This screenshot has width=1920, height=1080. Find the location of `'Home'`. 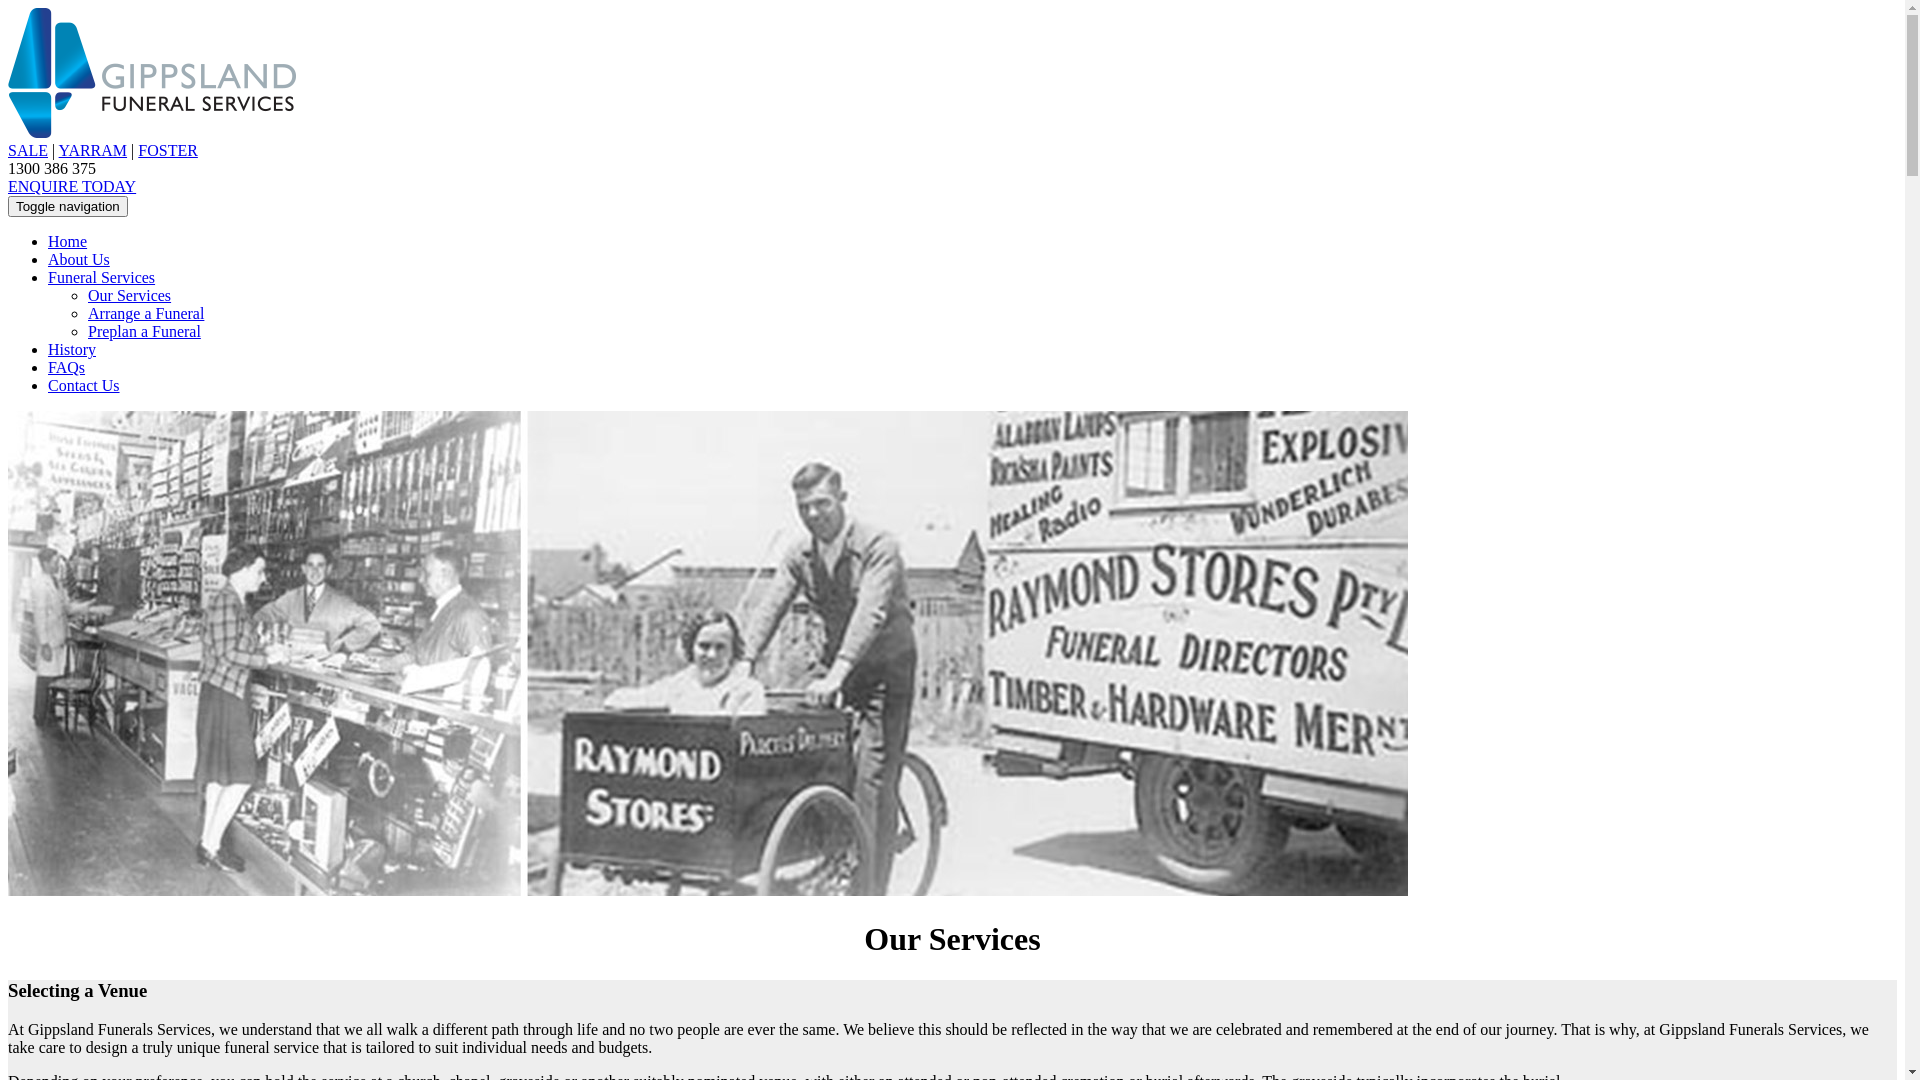

'Home' is located at coordinates (67, 240).